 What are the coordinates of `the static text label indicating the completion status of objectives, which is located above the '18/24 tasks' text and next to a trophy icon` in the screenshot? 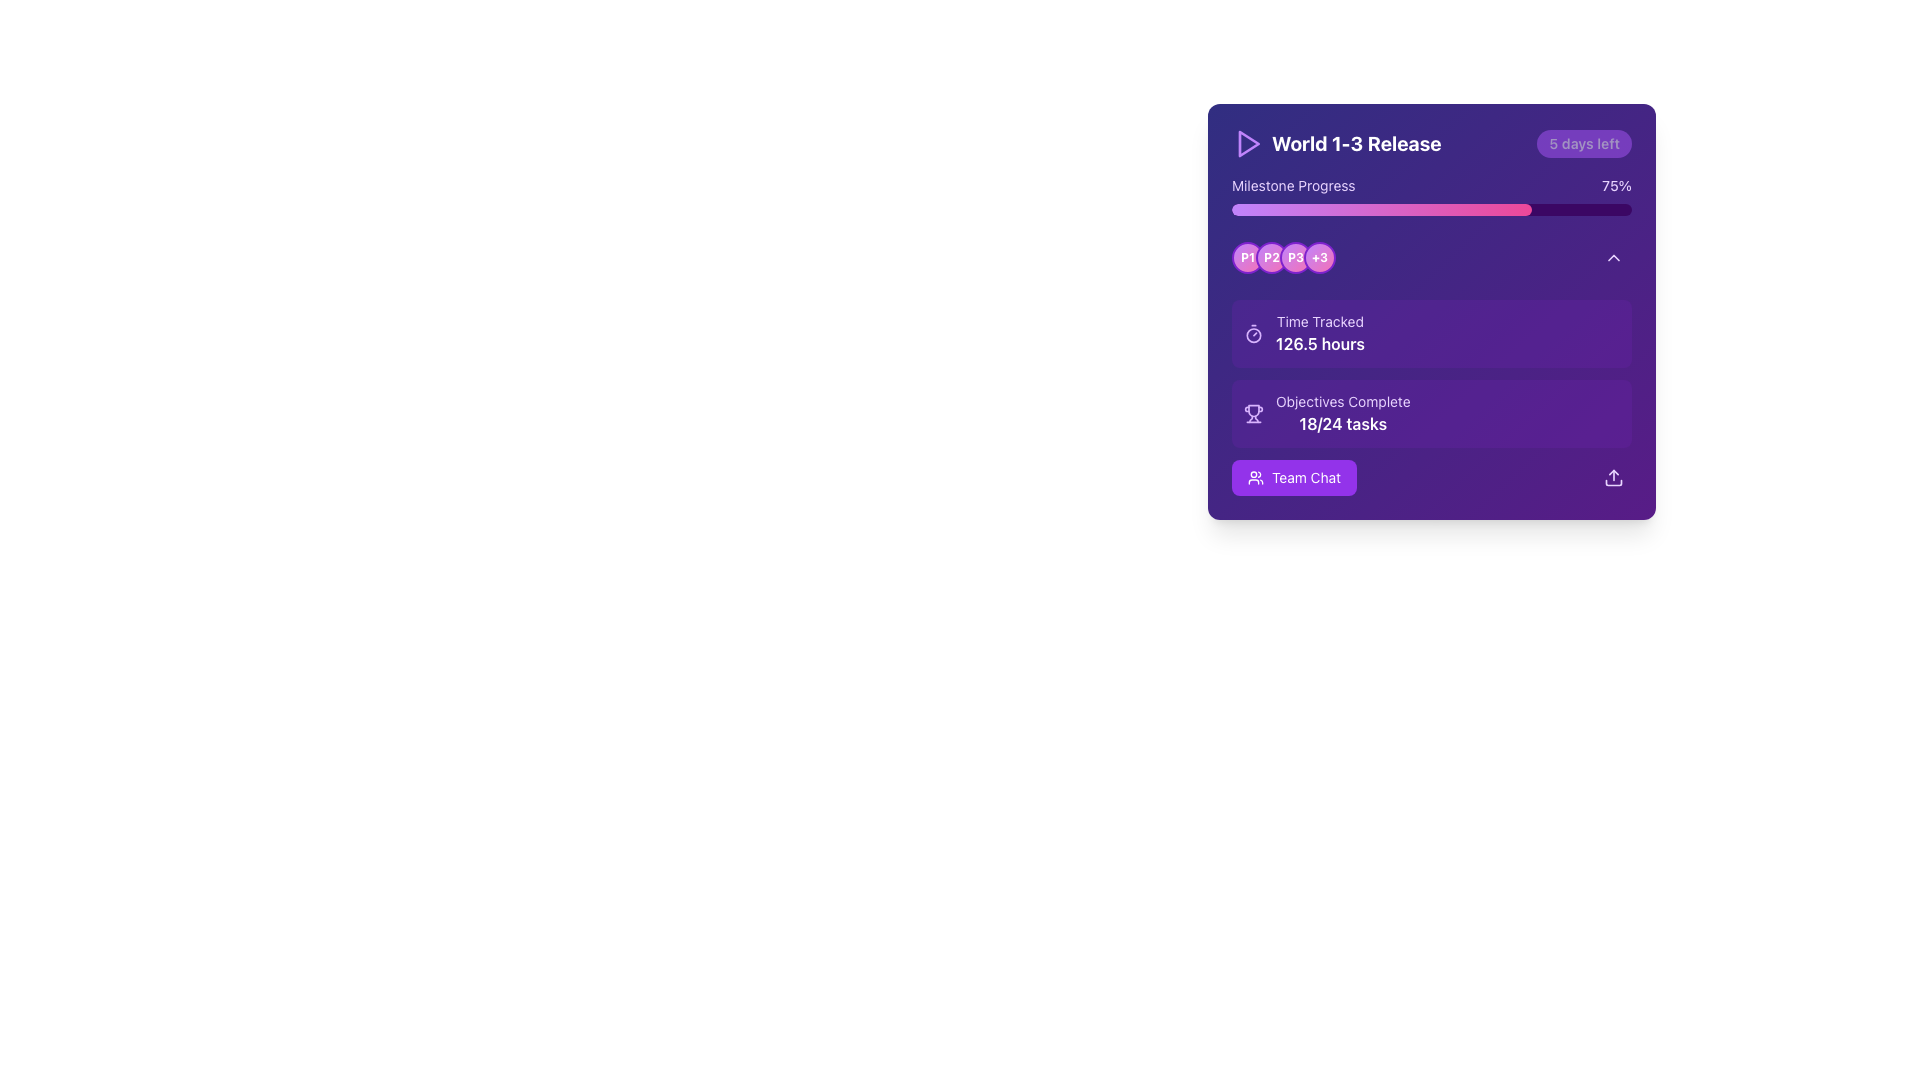 It's located at (1343, 401).